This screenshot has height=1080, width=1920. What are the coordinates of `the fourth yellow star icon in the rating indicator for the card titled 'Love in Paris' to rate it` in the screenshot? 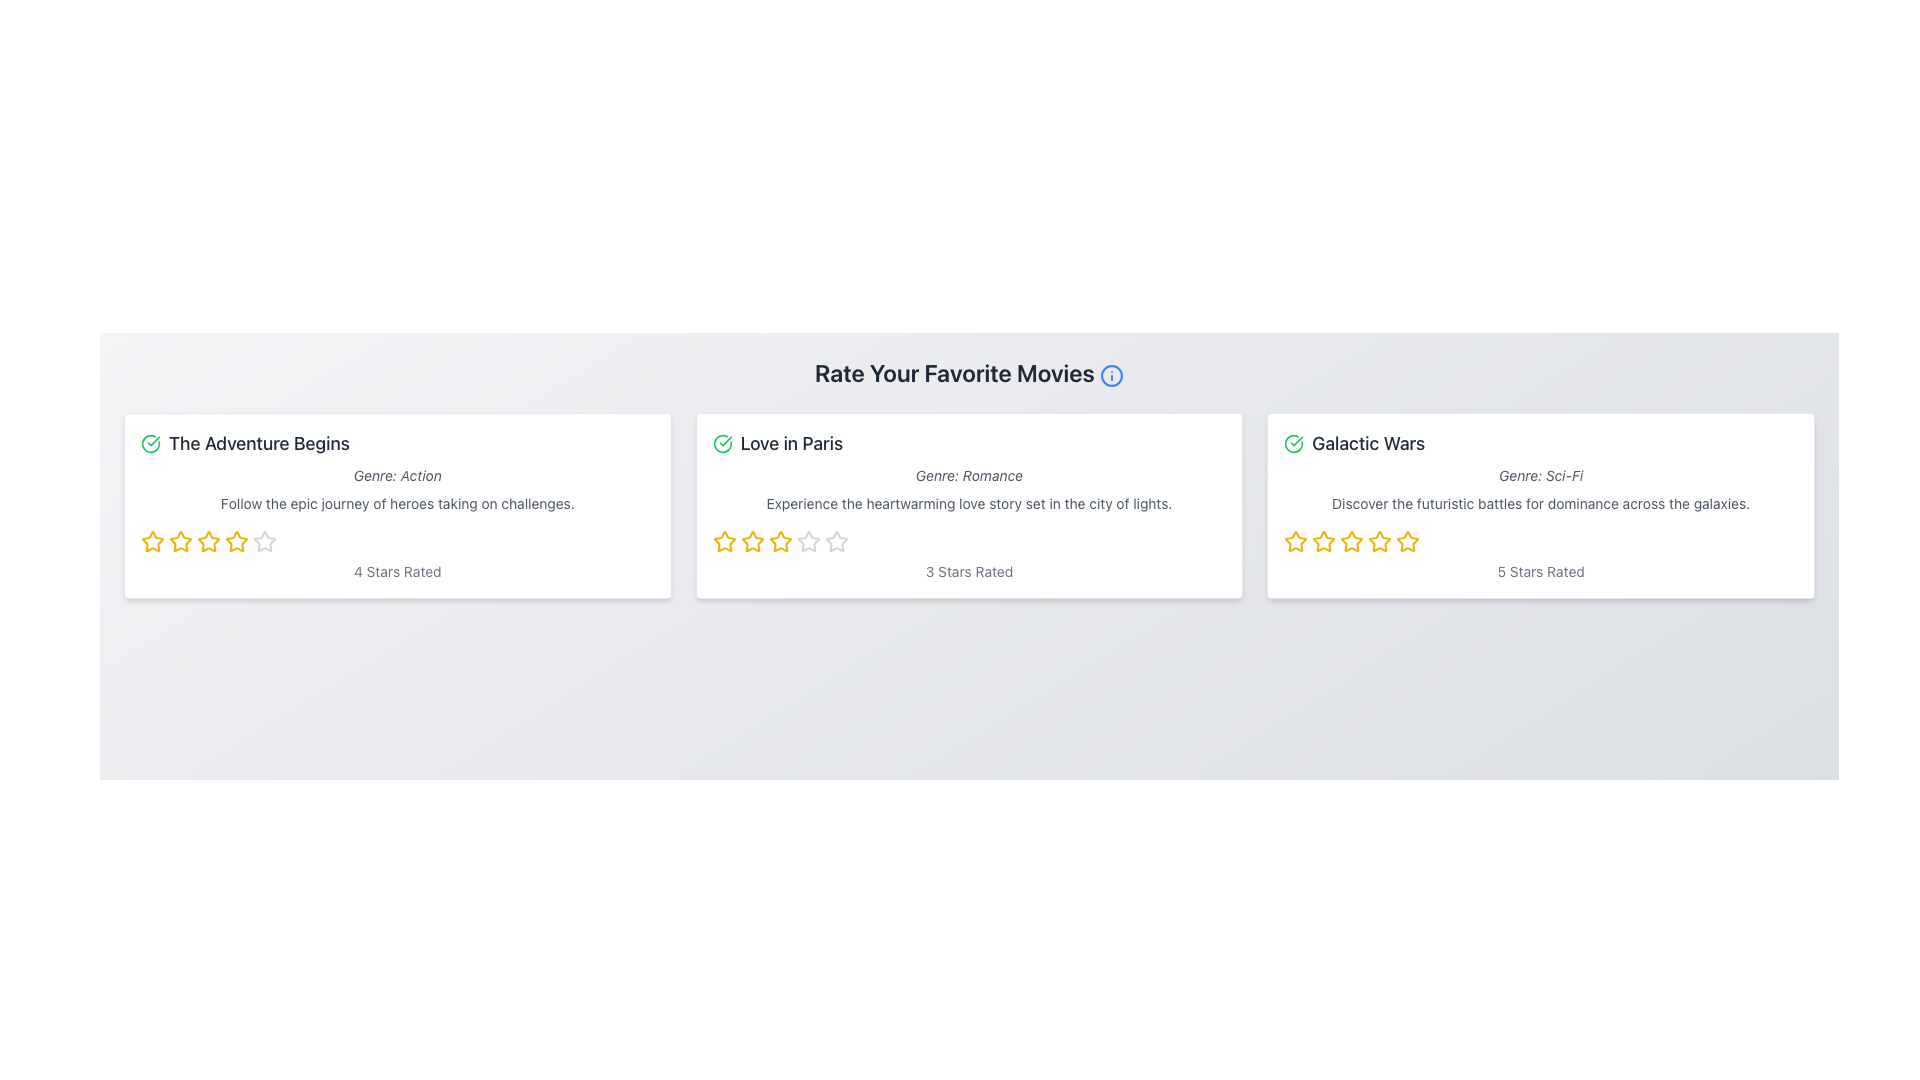 It's located at (779, 542).